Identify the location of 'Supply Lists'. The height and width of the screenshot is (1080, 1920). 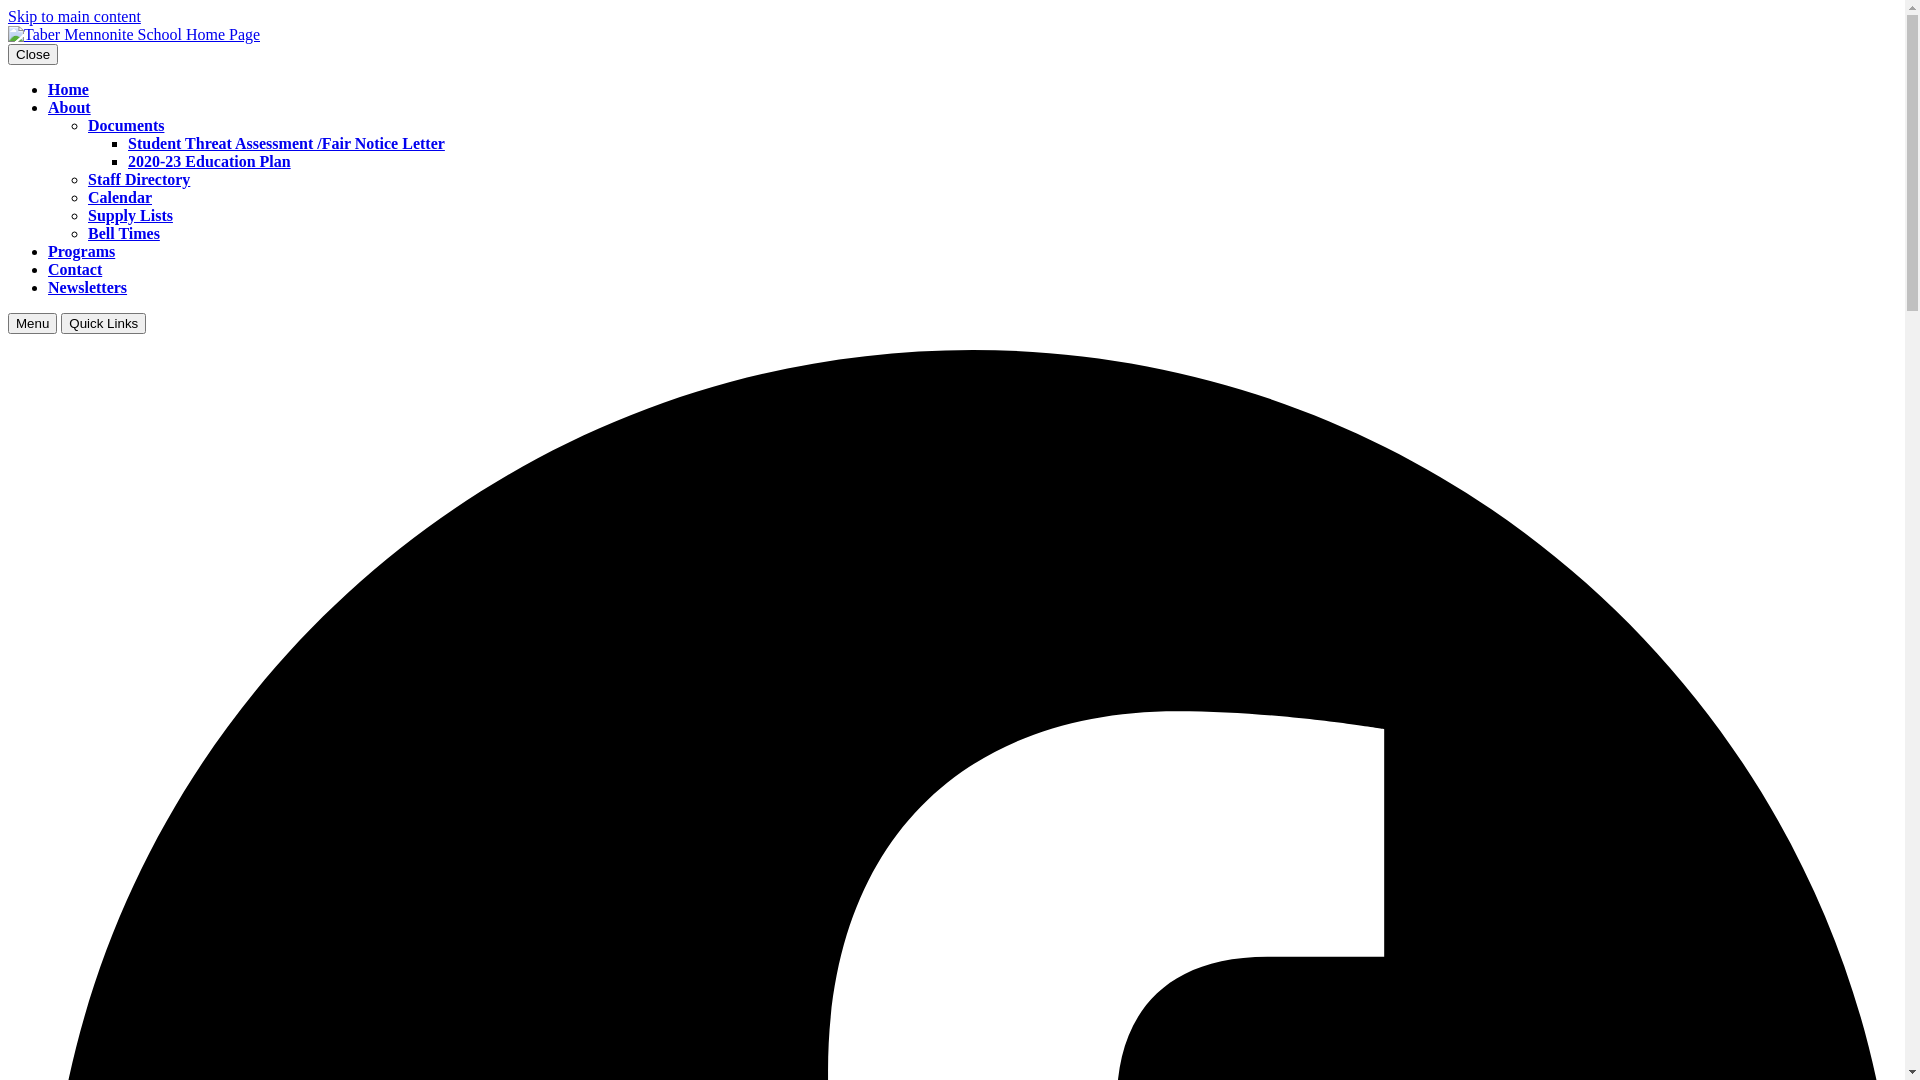
(129, 215).